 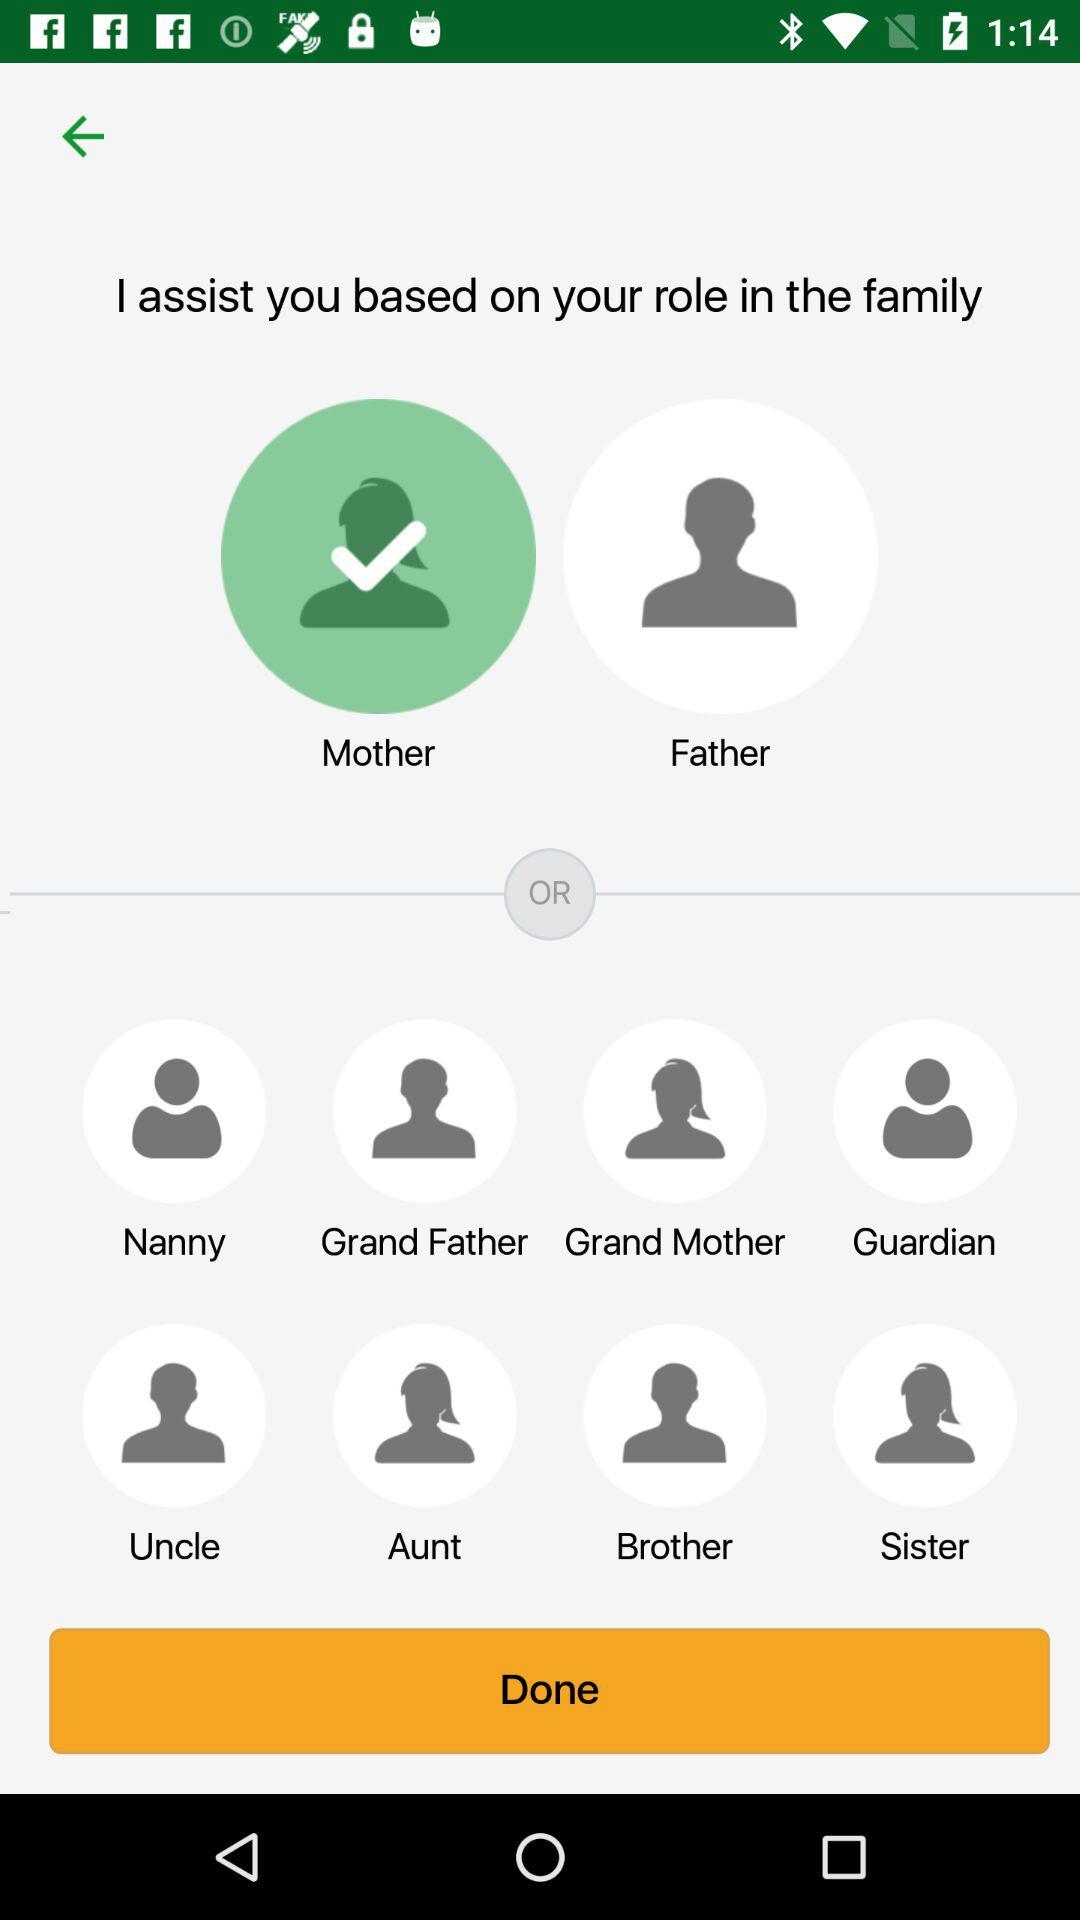 I want to click on mother option, so click(x=369, y=556).